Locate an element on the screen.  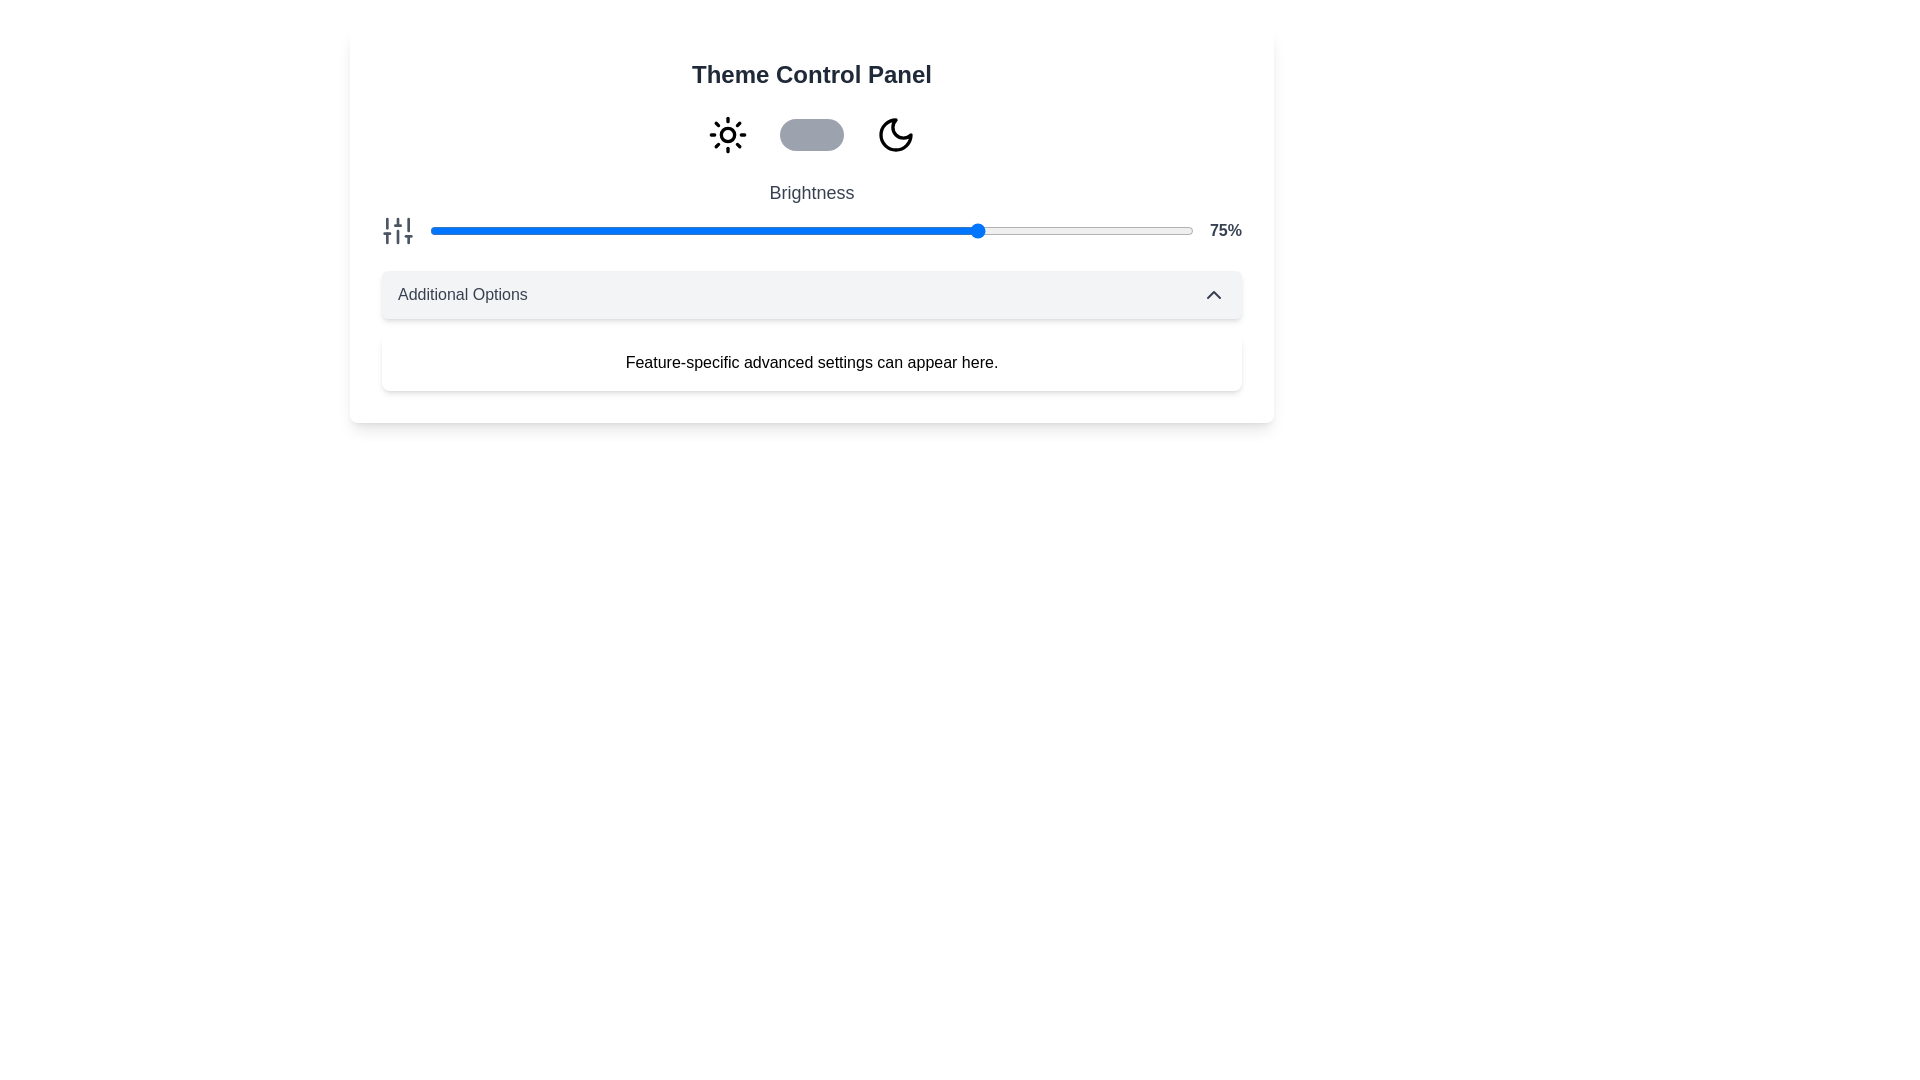
the decorative circular shape representing the nucleus of the sun icon, which is positioned at the center of the sun icon in the upper section of the panel is located at coordinates (727, 135).